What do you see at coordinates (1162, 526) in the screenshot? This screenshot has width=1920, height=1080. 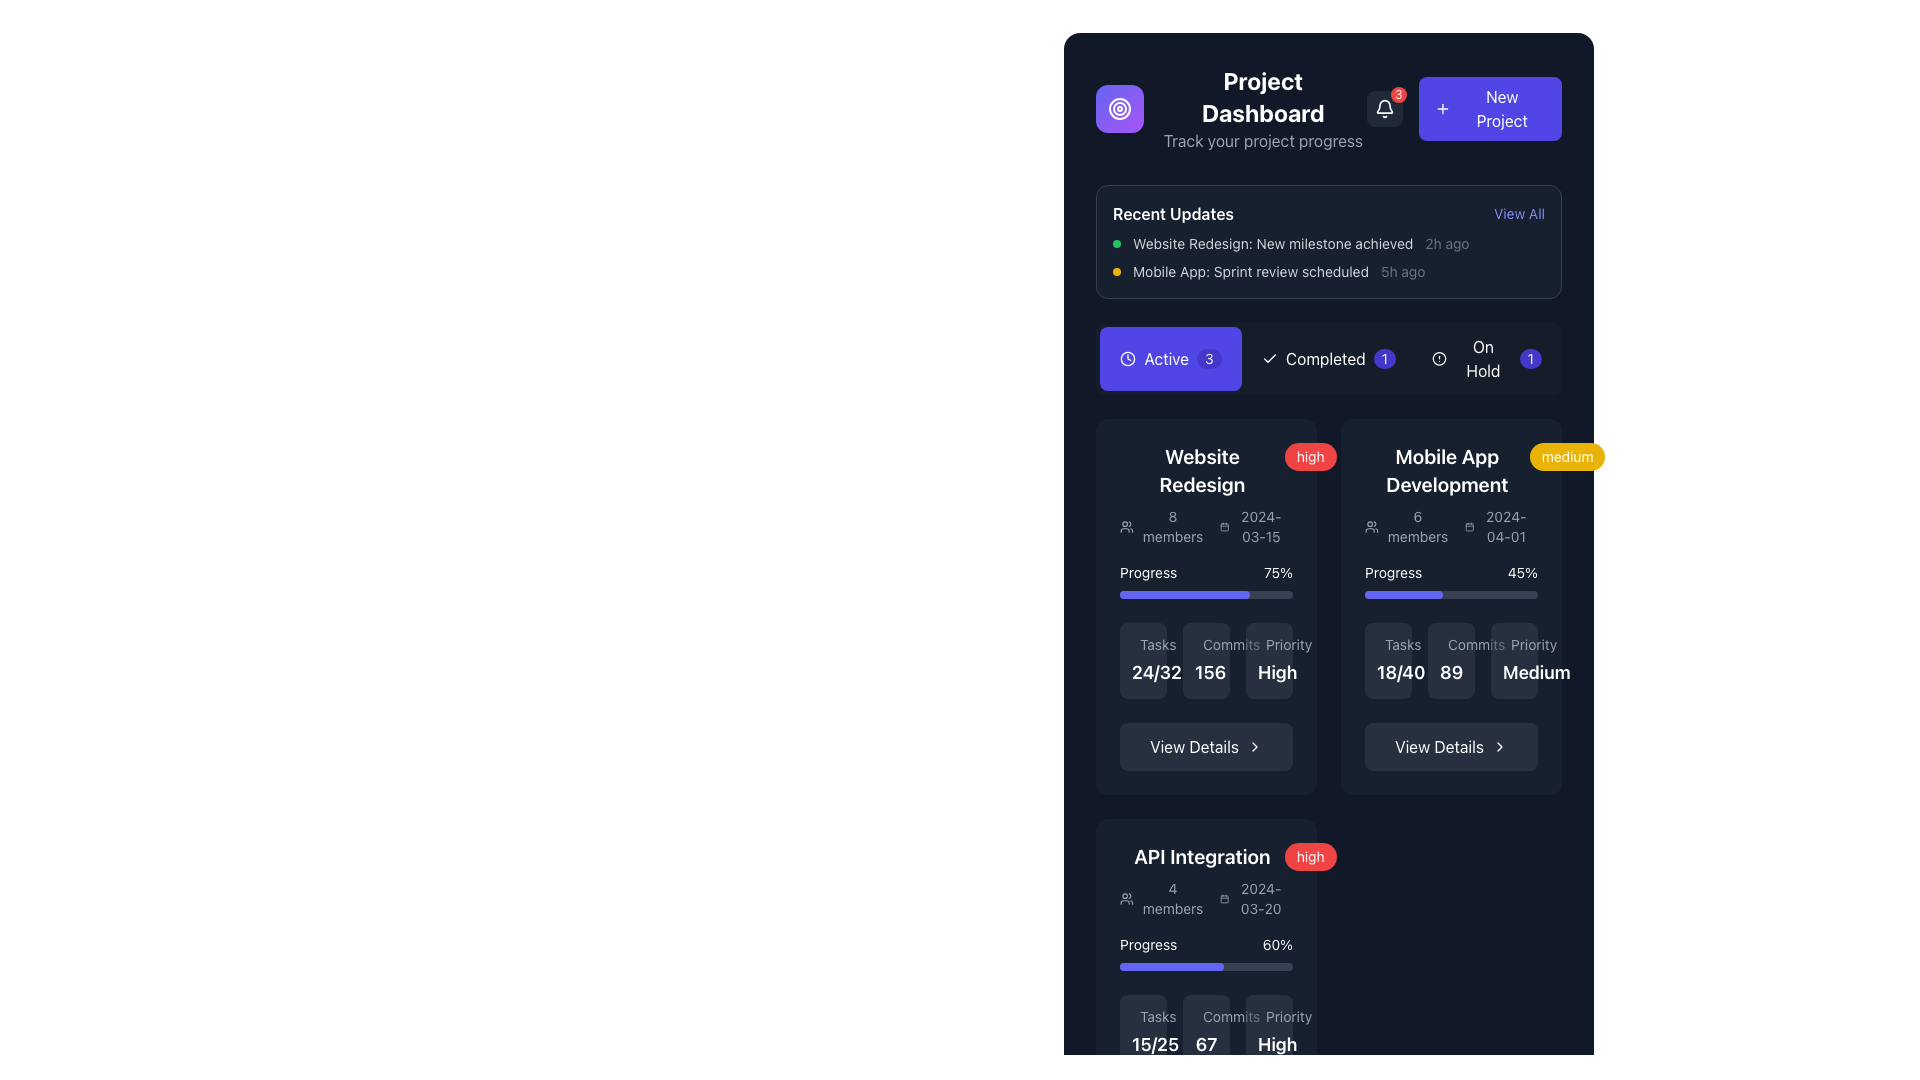 I see `the informational text displaying '8 members' adjacent to a user icon, located in the 'Website Redesign' box under the 'Active' tab on the dashboard` at bounding box center [1162, 526].